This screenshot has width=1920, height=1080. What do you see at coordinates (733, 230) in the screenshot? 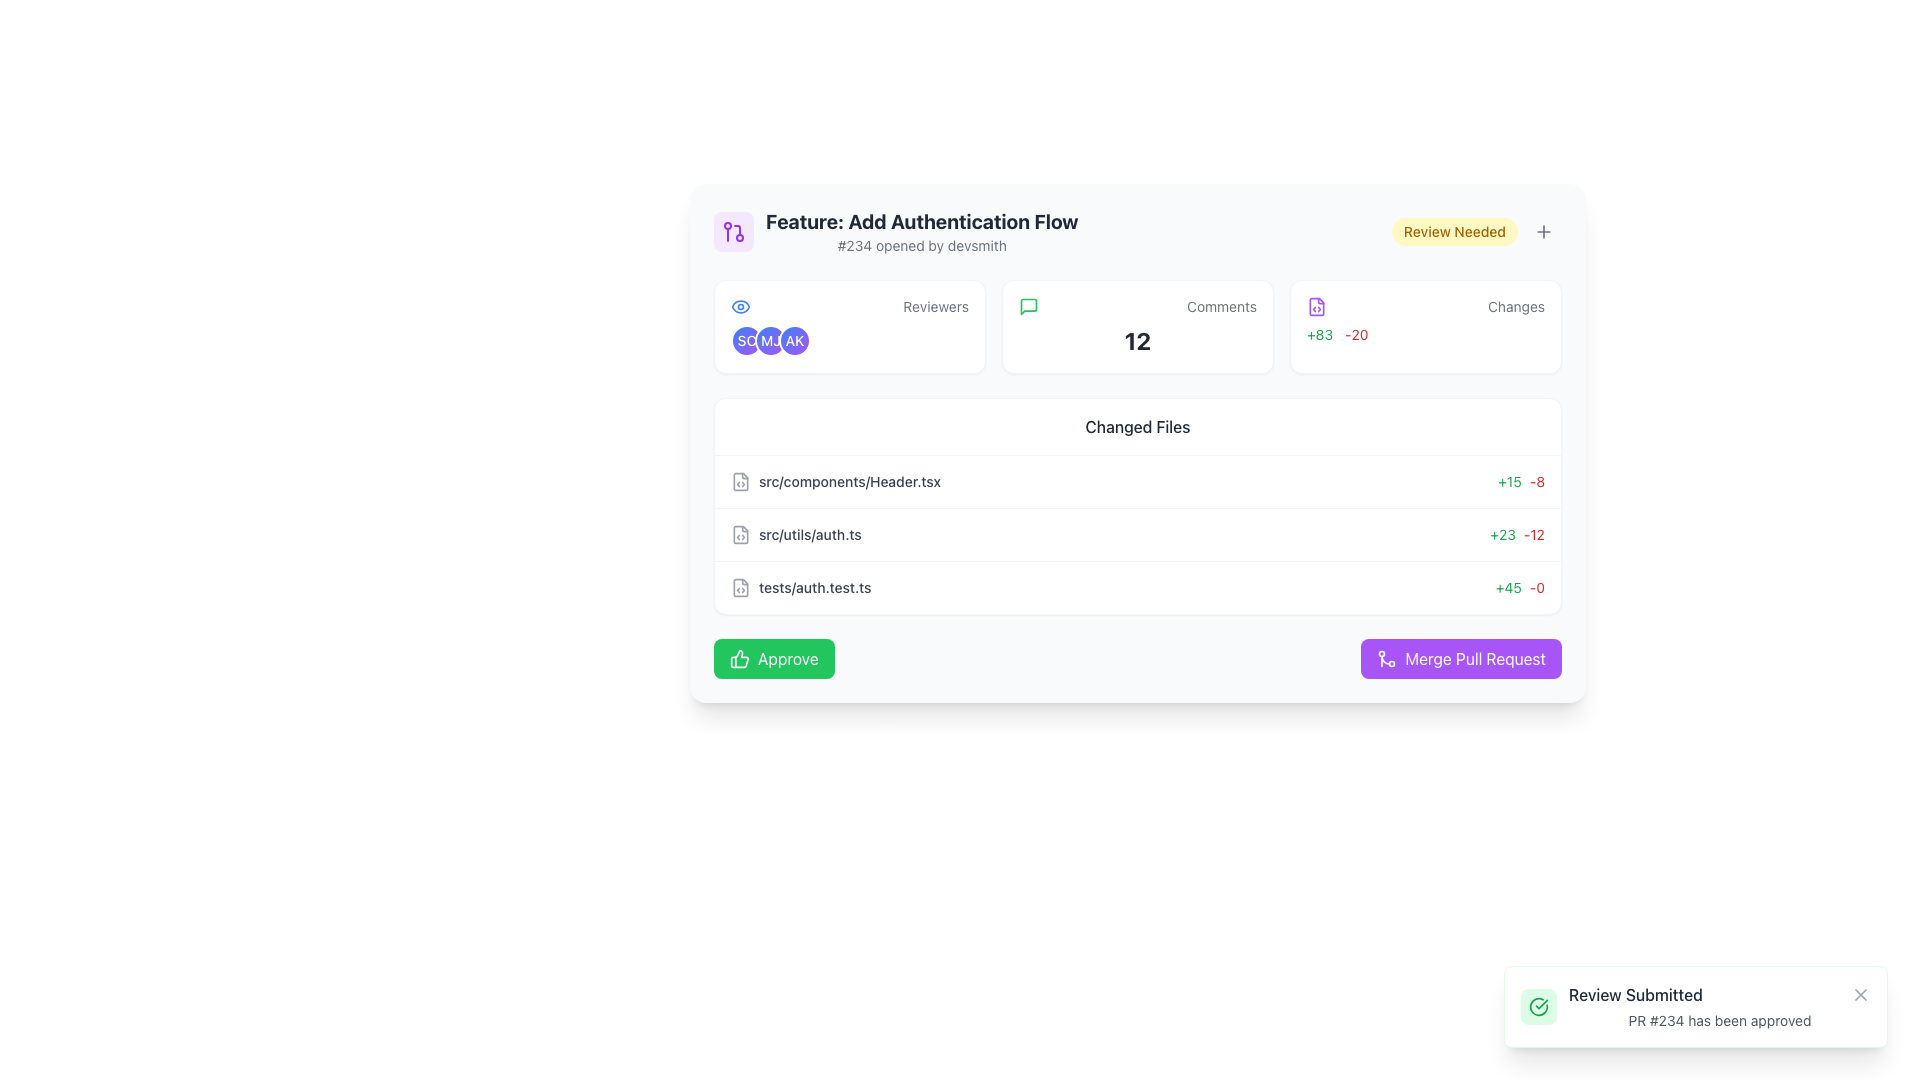
I see `the Git pull request icon located in a small purple background box towards the top left section of a pull request card, which is the only icon of its kind in this section` at bounding box center [733, 230].